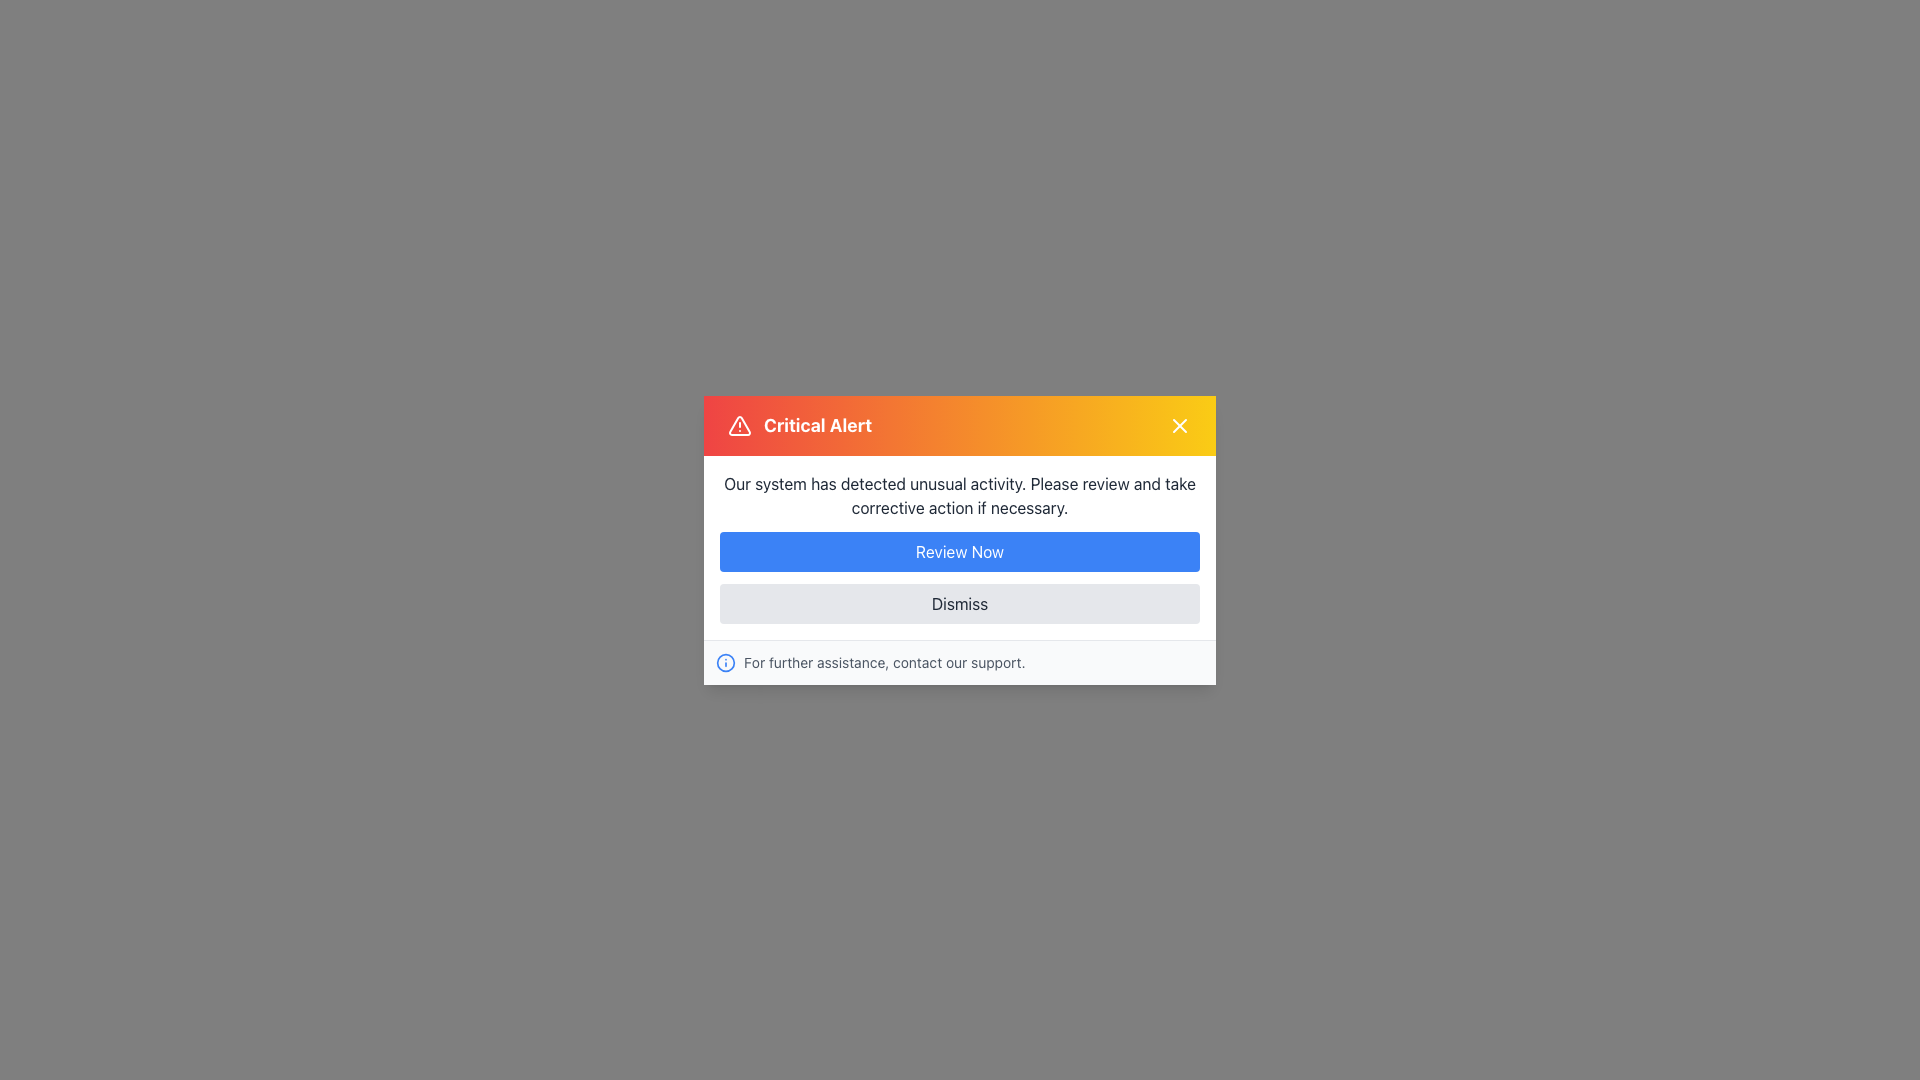  Describe the element at coordinates (738, 424) in the screenshot. I see `the triangular icon filled with a gradient, located at the top-left corner of the alert modal next to the 'Critical Alert' title` at that location.